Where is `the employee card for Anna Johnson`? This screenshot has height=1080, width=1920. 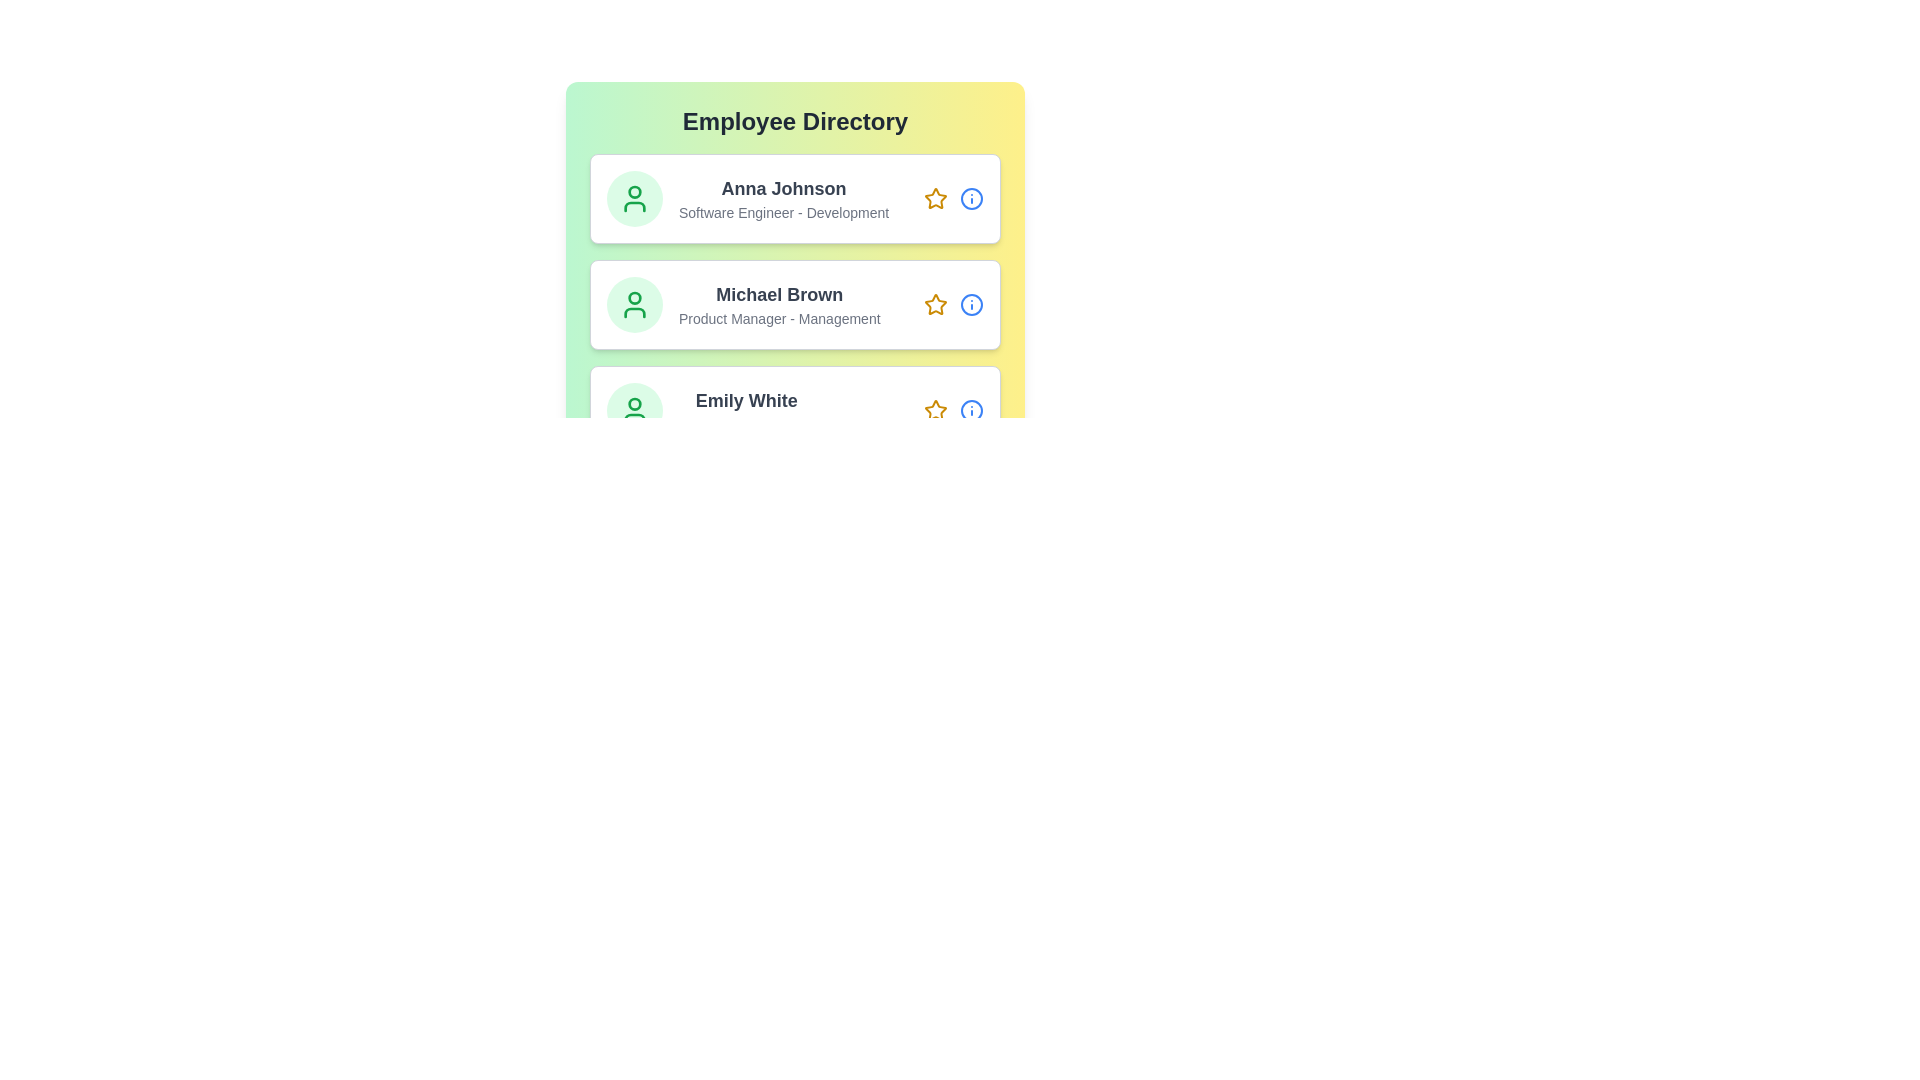 the employee card for Anna Johnson is located at coordinates (794, 199).